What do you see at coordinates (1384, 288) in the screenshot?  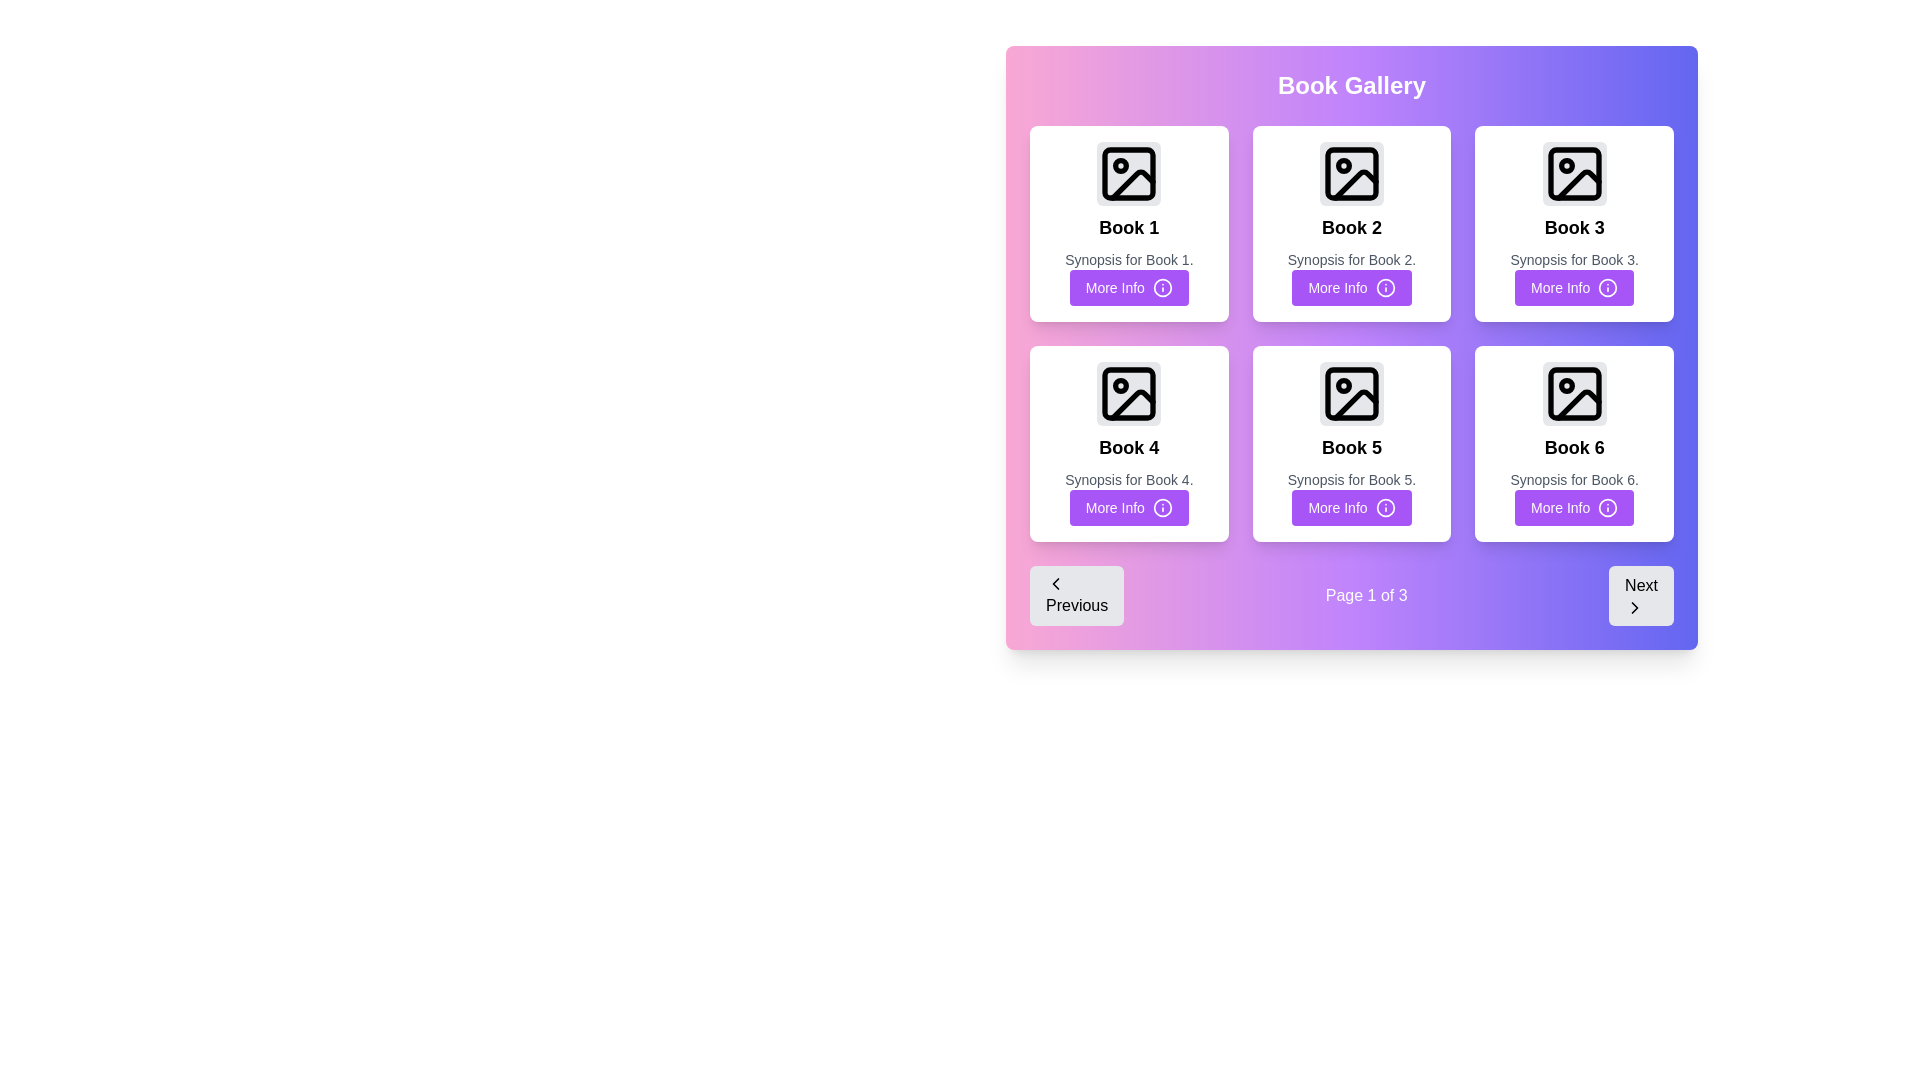 I see `circular SVG shape that is part of the info icon located adjacent to the 'More Info' button for 'Book 2' in the second column of the first row` at bounding box center [1384, 288].